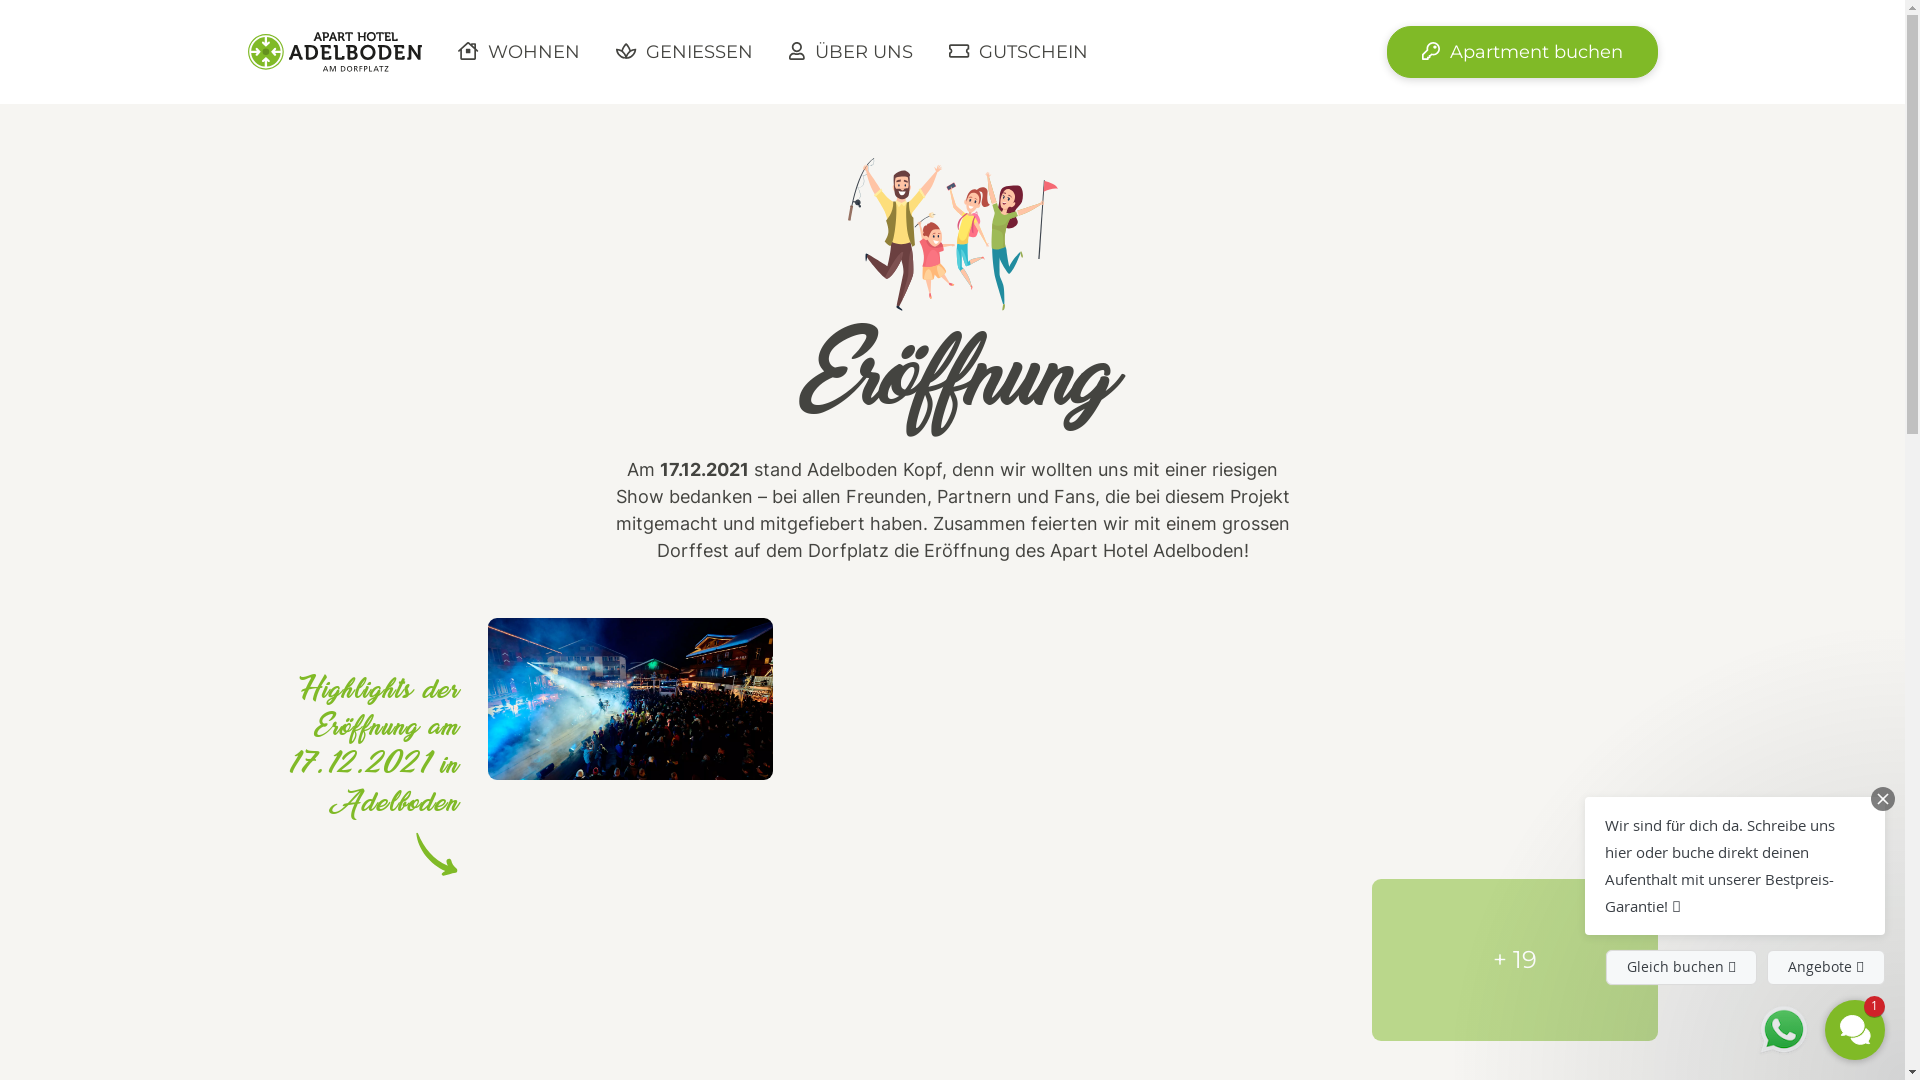  I want to click on ' GUTSCHEIN', so click(1018, 51).